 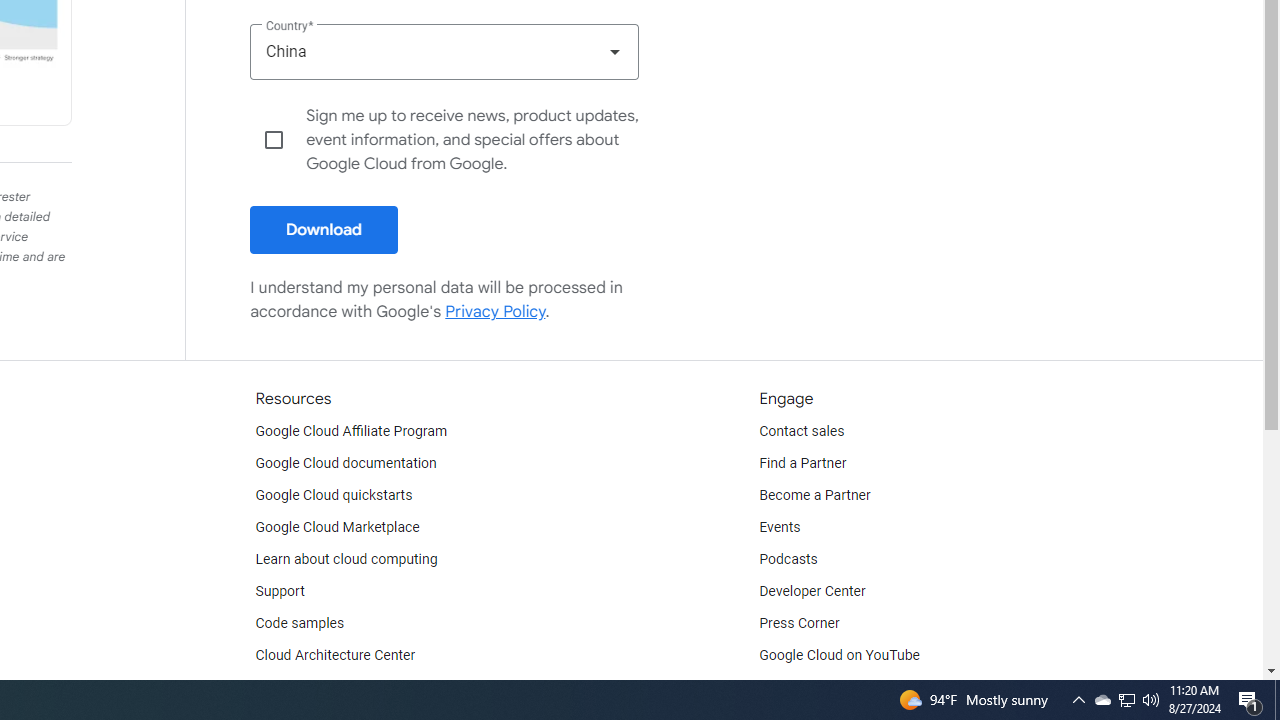 What do you see at coordinates (345, 464) in the screenshot?
I see `'Google Cloud documentation'` at bounding box center [345, 464].